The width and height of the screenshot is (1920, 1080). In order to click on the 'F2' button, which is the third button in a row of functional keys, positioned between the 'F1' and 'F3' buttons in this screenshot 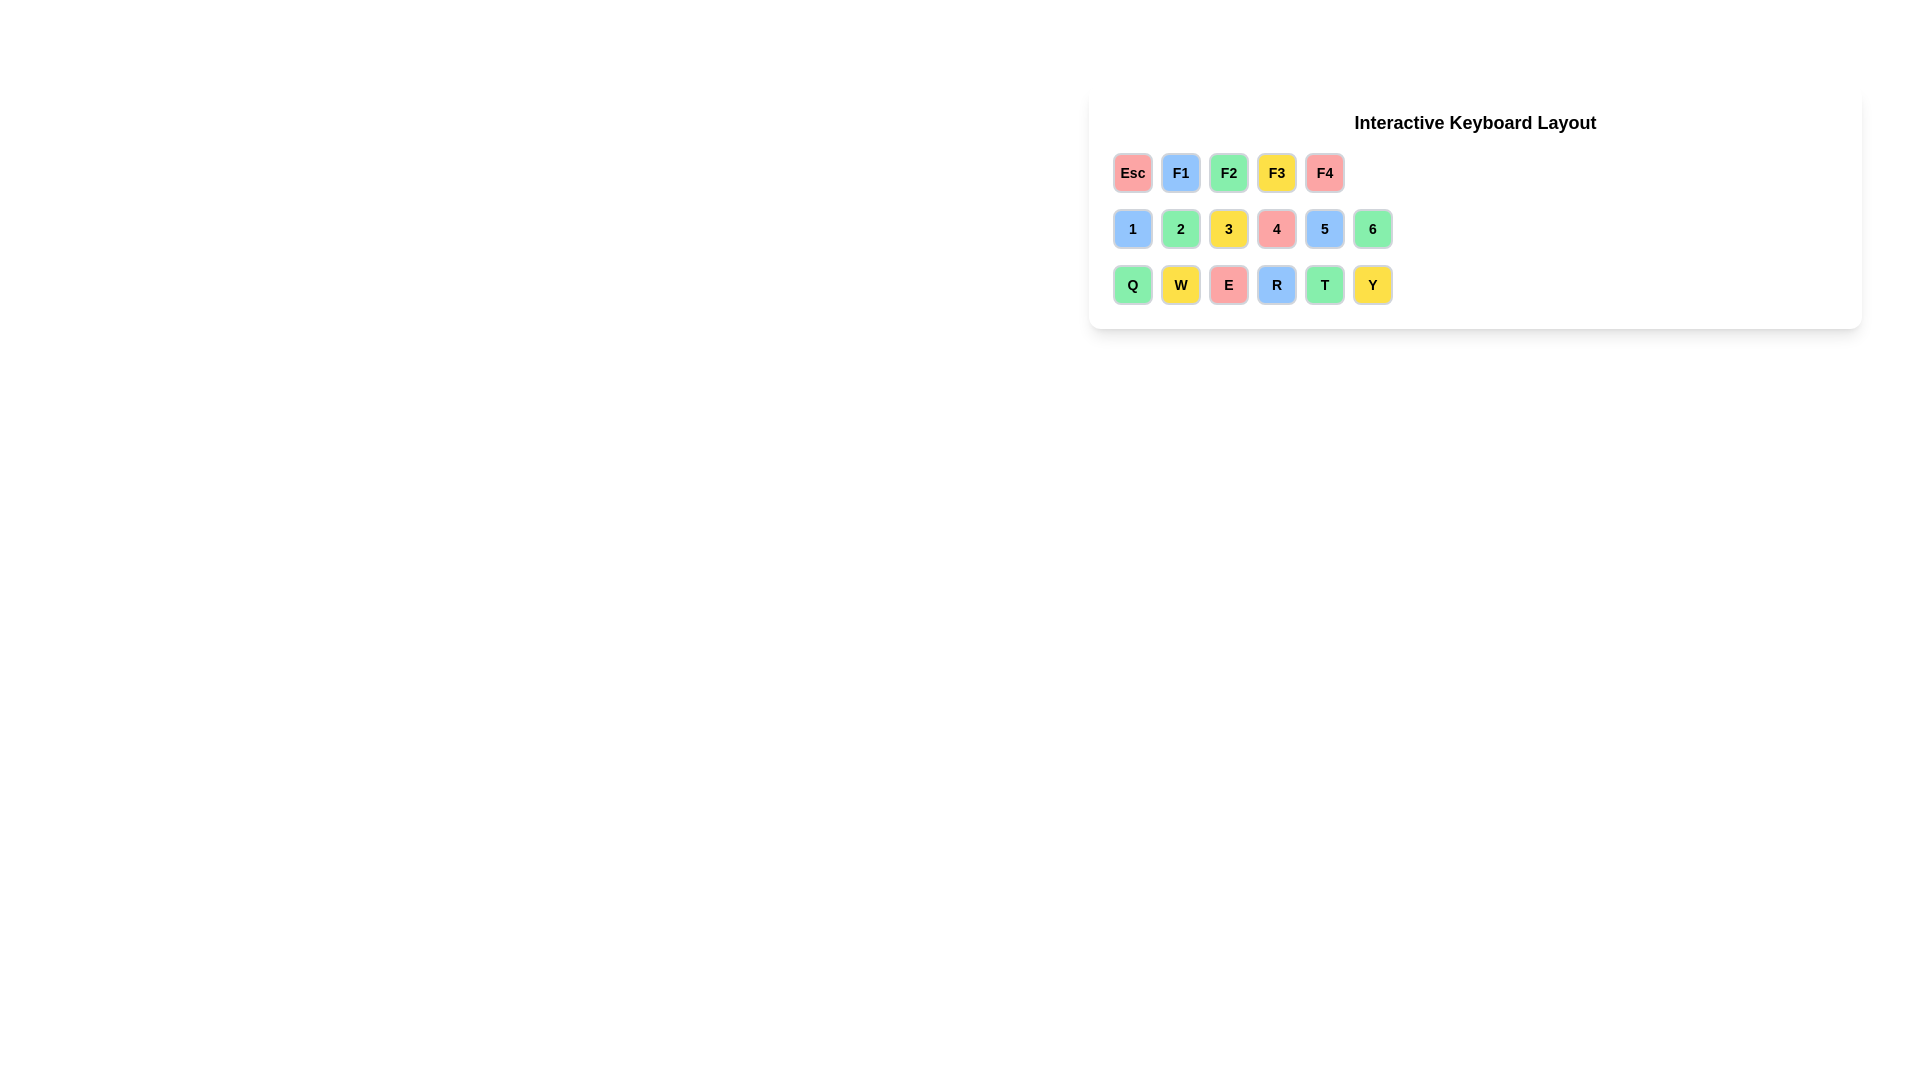, I will do `click(1227, 172)`.